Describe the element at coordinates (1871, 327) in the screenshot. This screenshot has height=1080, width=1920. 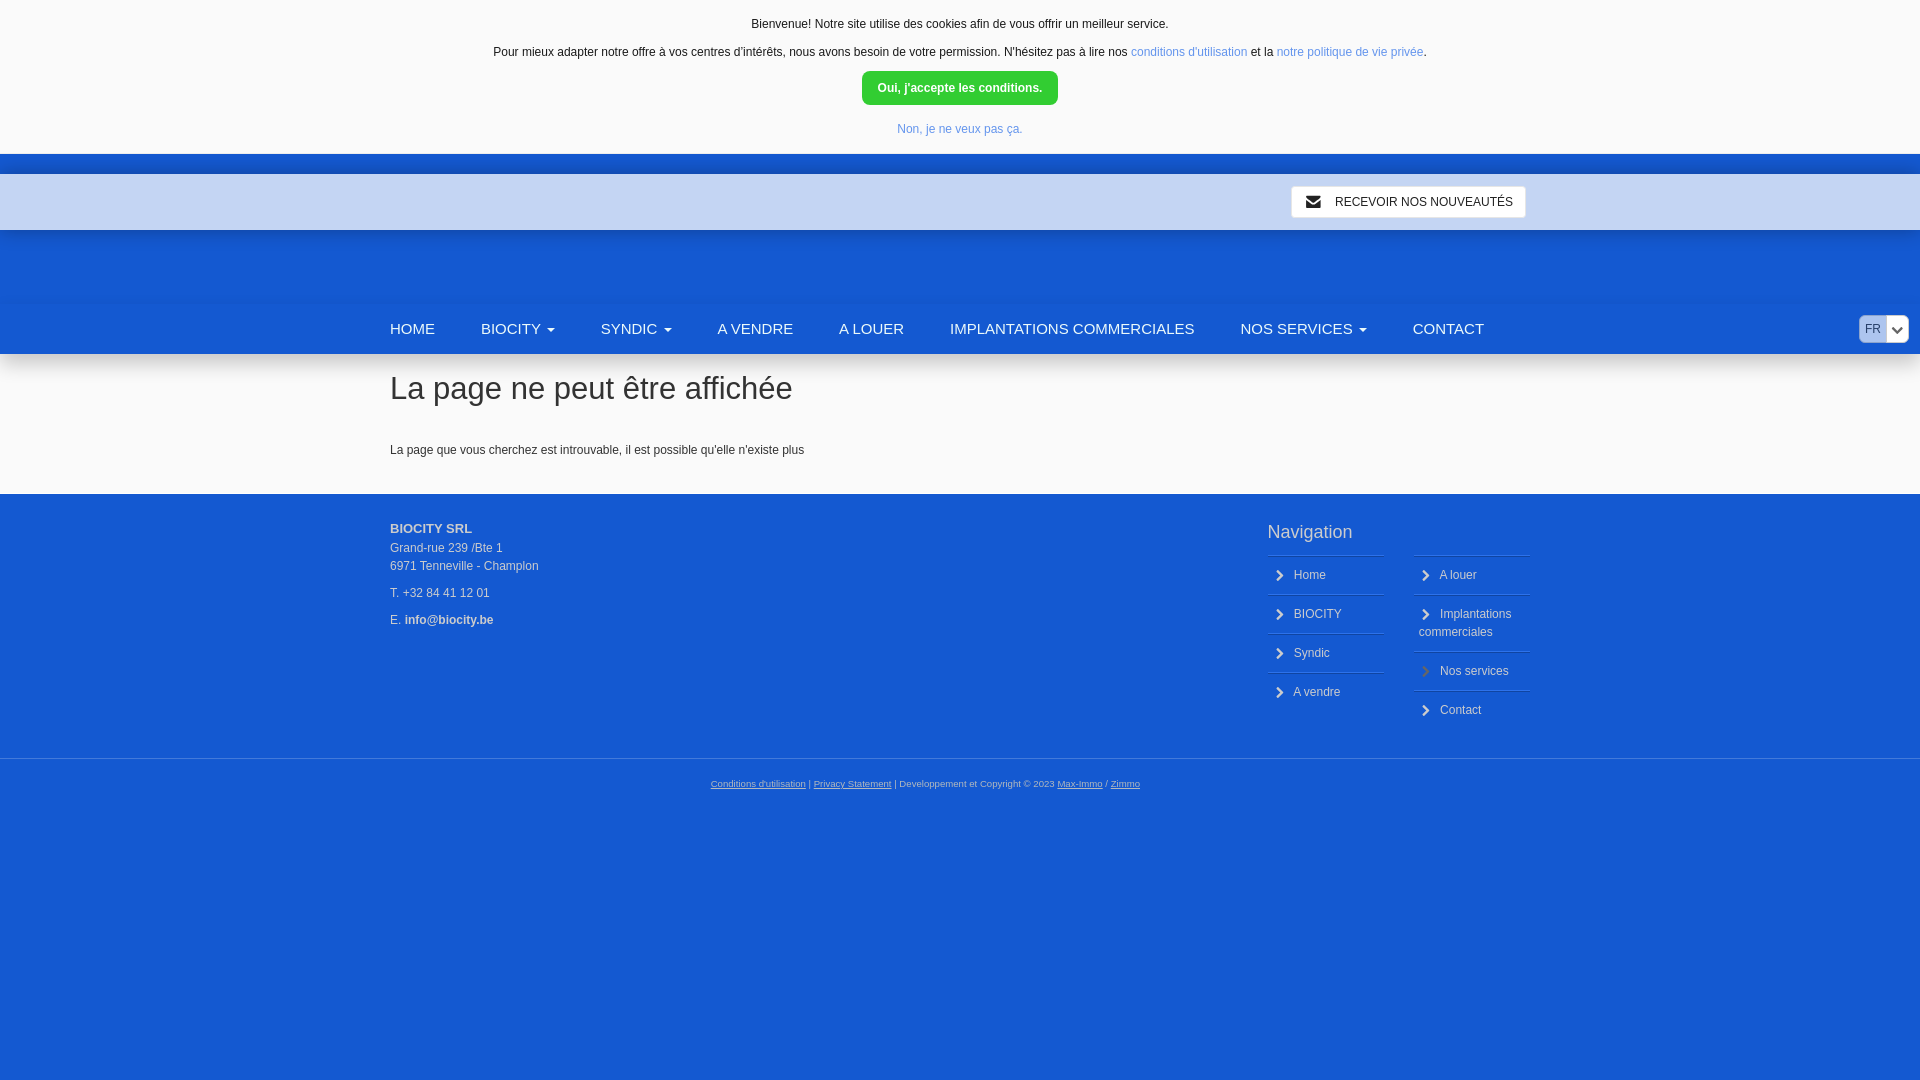
I see `'FR'` at that location.